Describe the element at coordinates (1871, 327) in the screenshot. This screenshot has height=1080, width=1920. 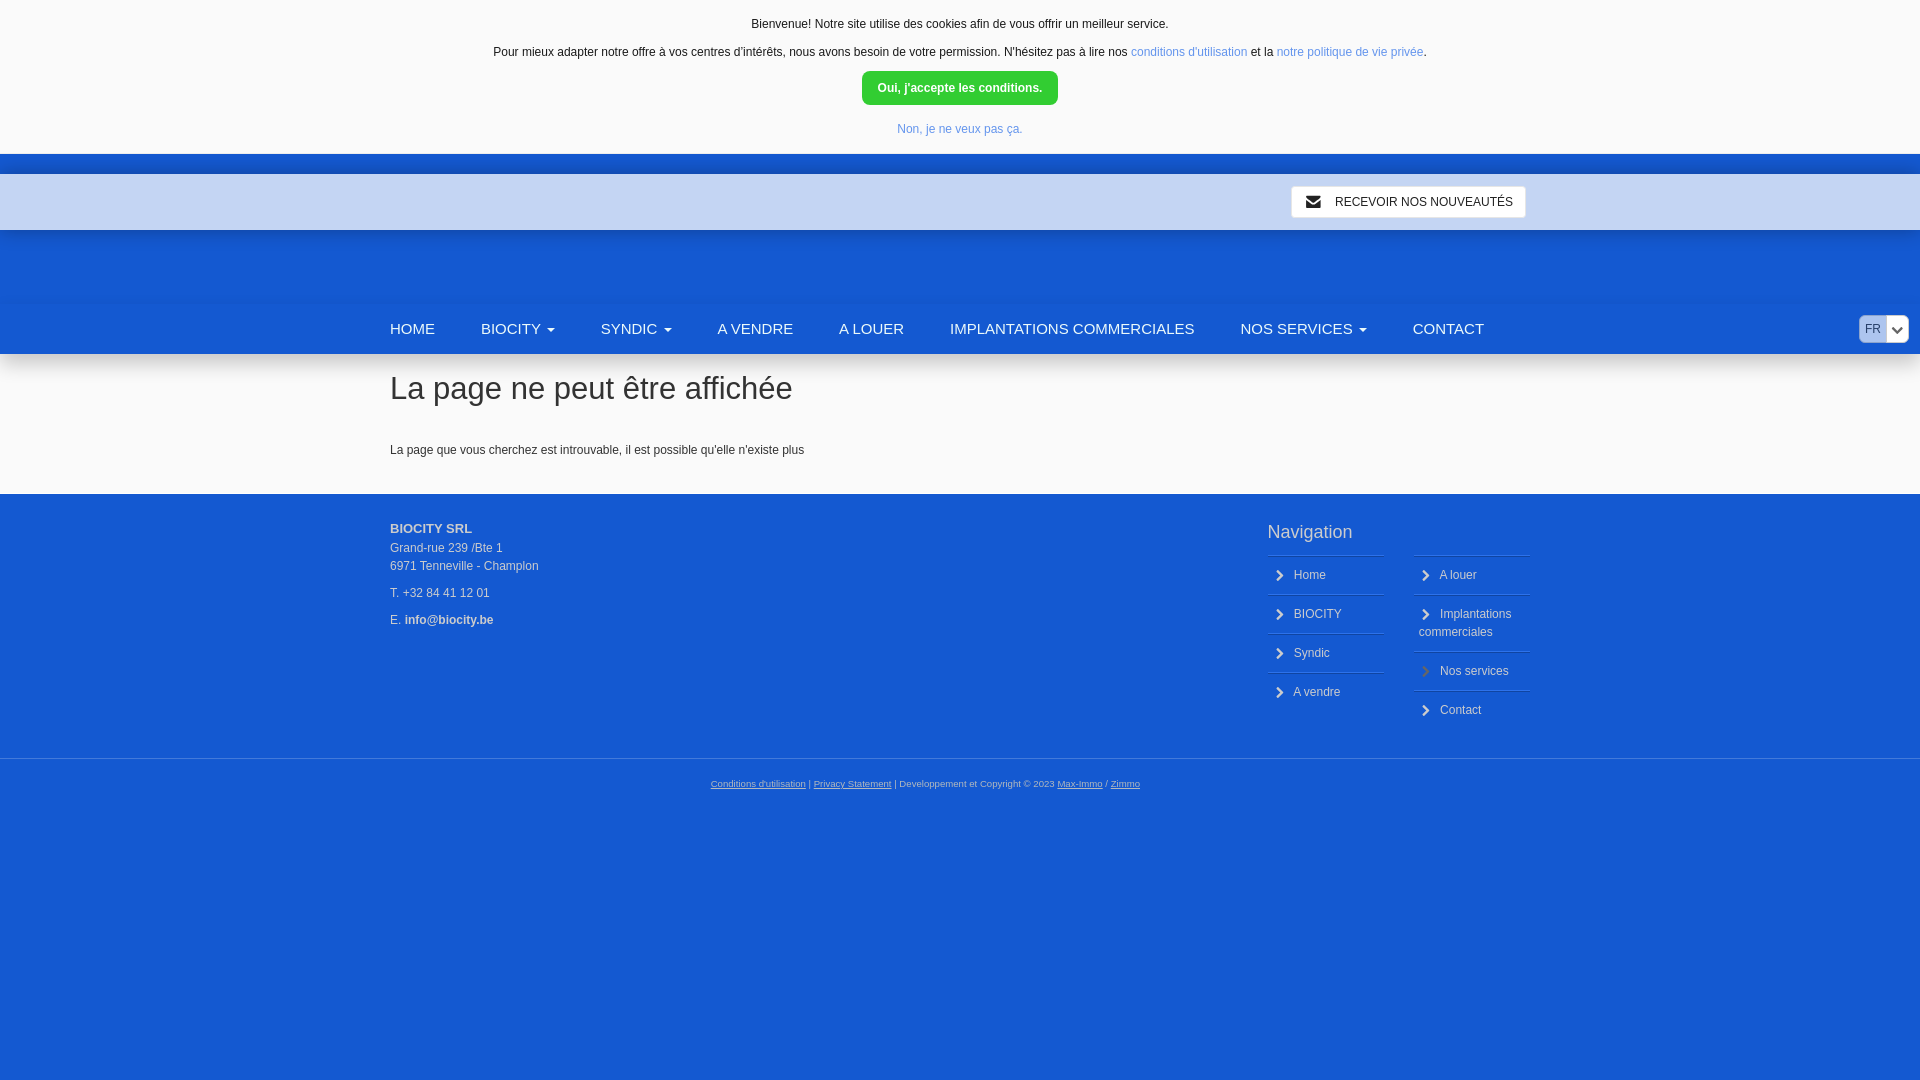
I see `'FR'` at that location.